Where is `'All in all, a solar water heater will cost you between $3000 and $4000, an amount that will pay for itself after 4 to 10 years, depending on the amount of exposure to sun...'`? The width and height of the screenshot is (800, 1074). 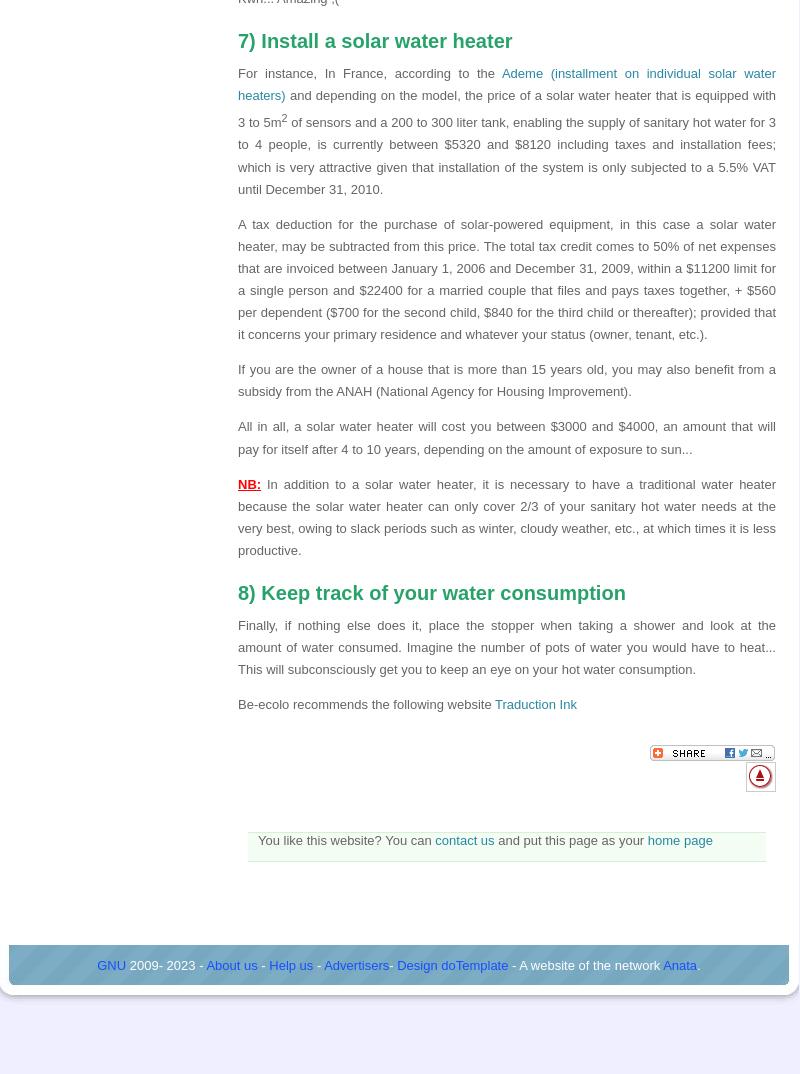 'All in all, a solar water heater will cost you between $3000 and $4000, an amount that will pay for itself after 4 to 10 years, depending on the amount of exposure to sun...' is located at coordinates (506, 436).